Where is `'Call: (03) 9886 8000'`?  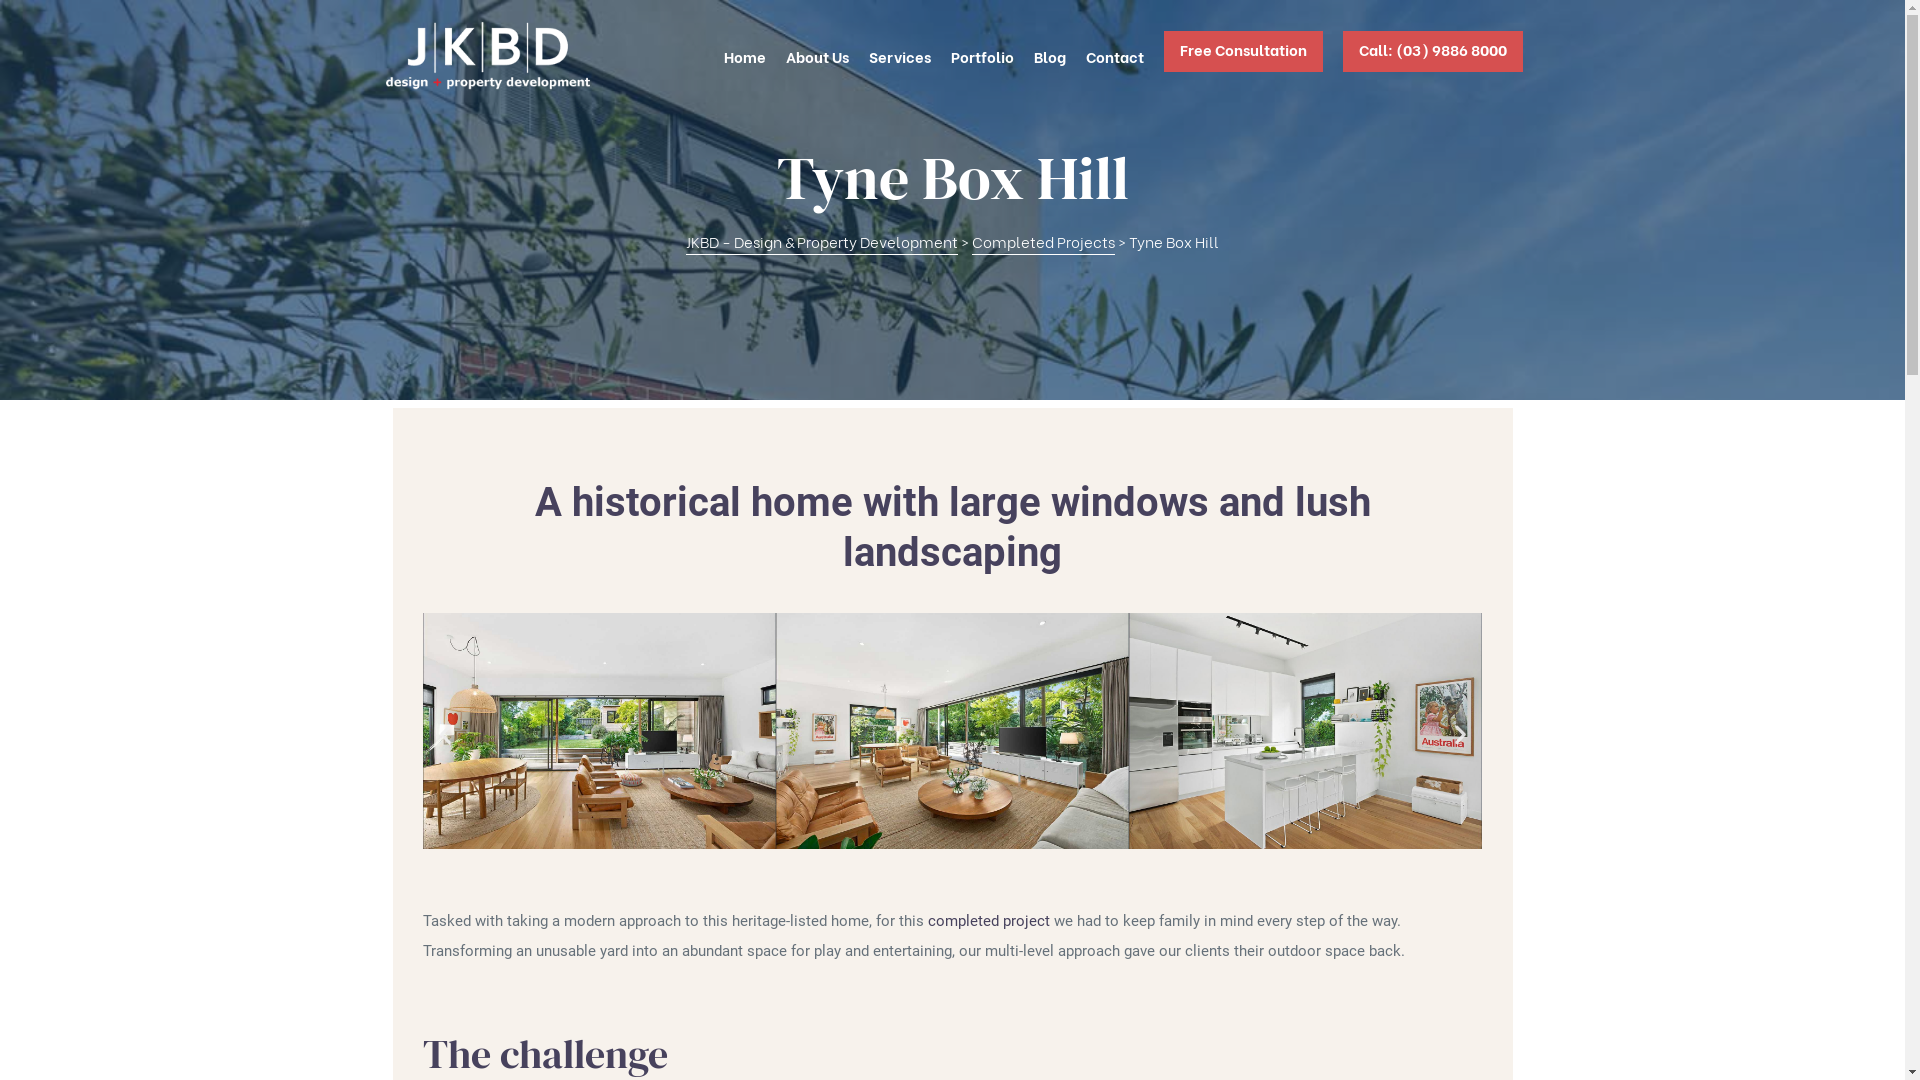
'Call: (03) 9886 8000' is located at coordinates (1430, 55).